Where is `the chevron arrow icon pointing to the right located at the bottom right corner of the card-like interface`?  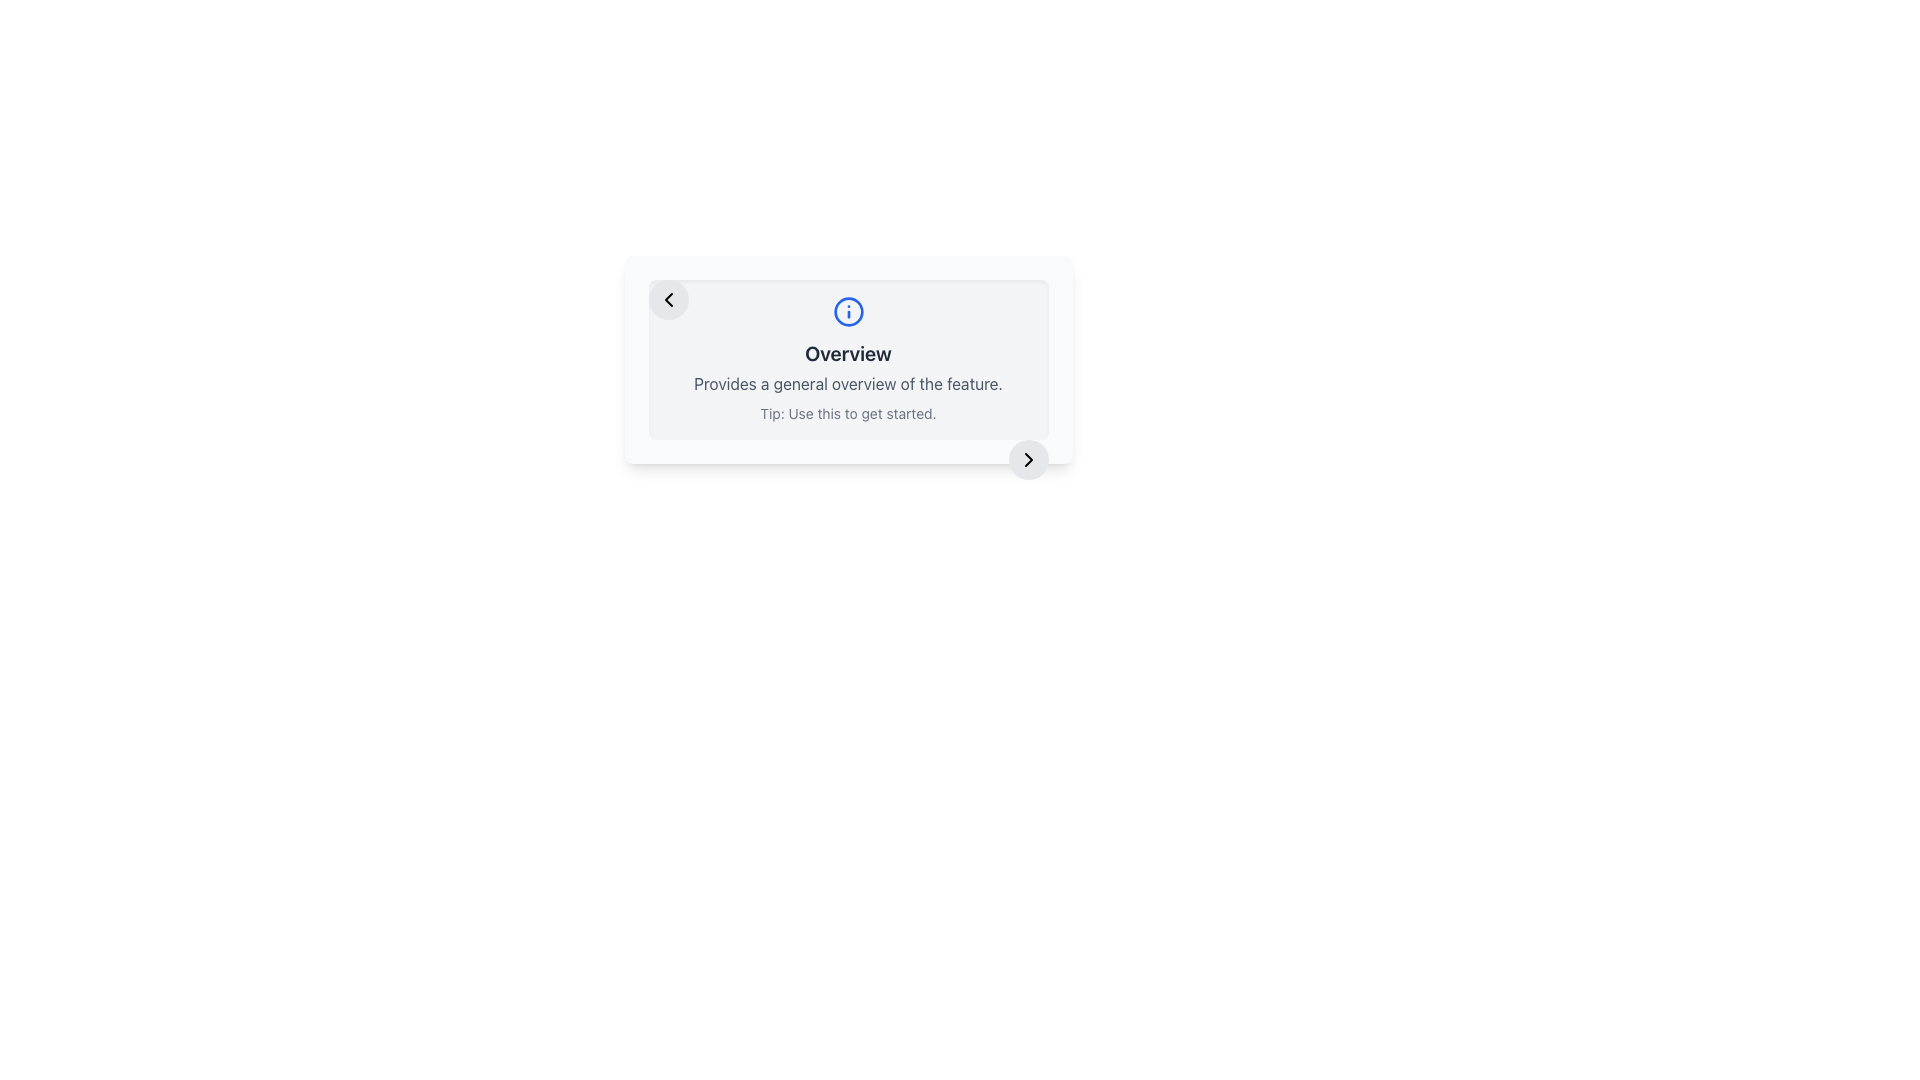
the chevron arrow icon pointing to the right located at the bottom right corner of the card-like interface is located at coordinates (1028, 459).